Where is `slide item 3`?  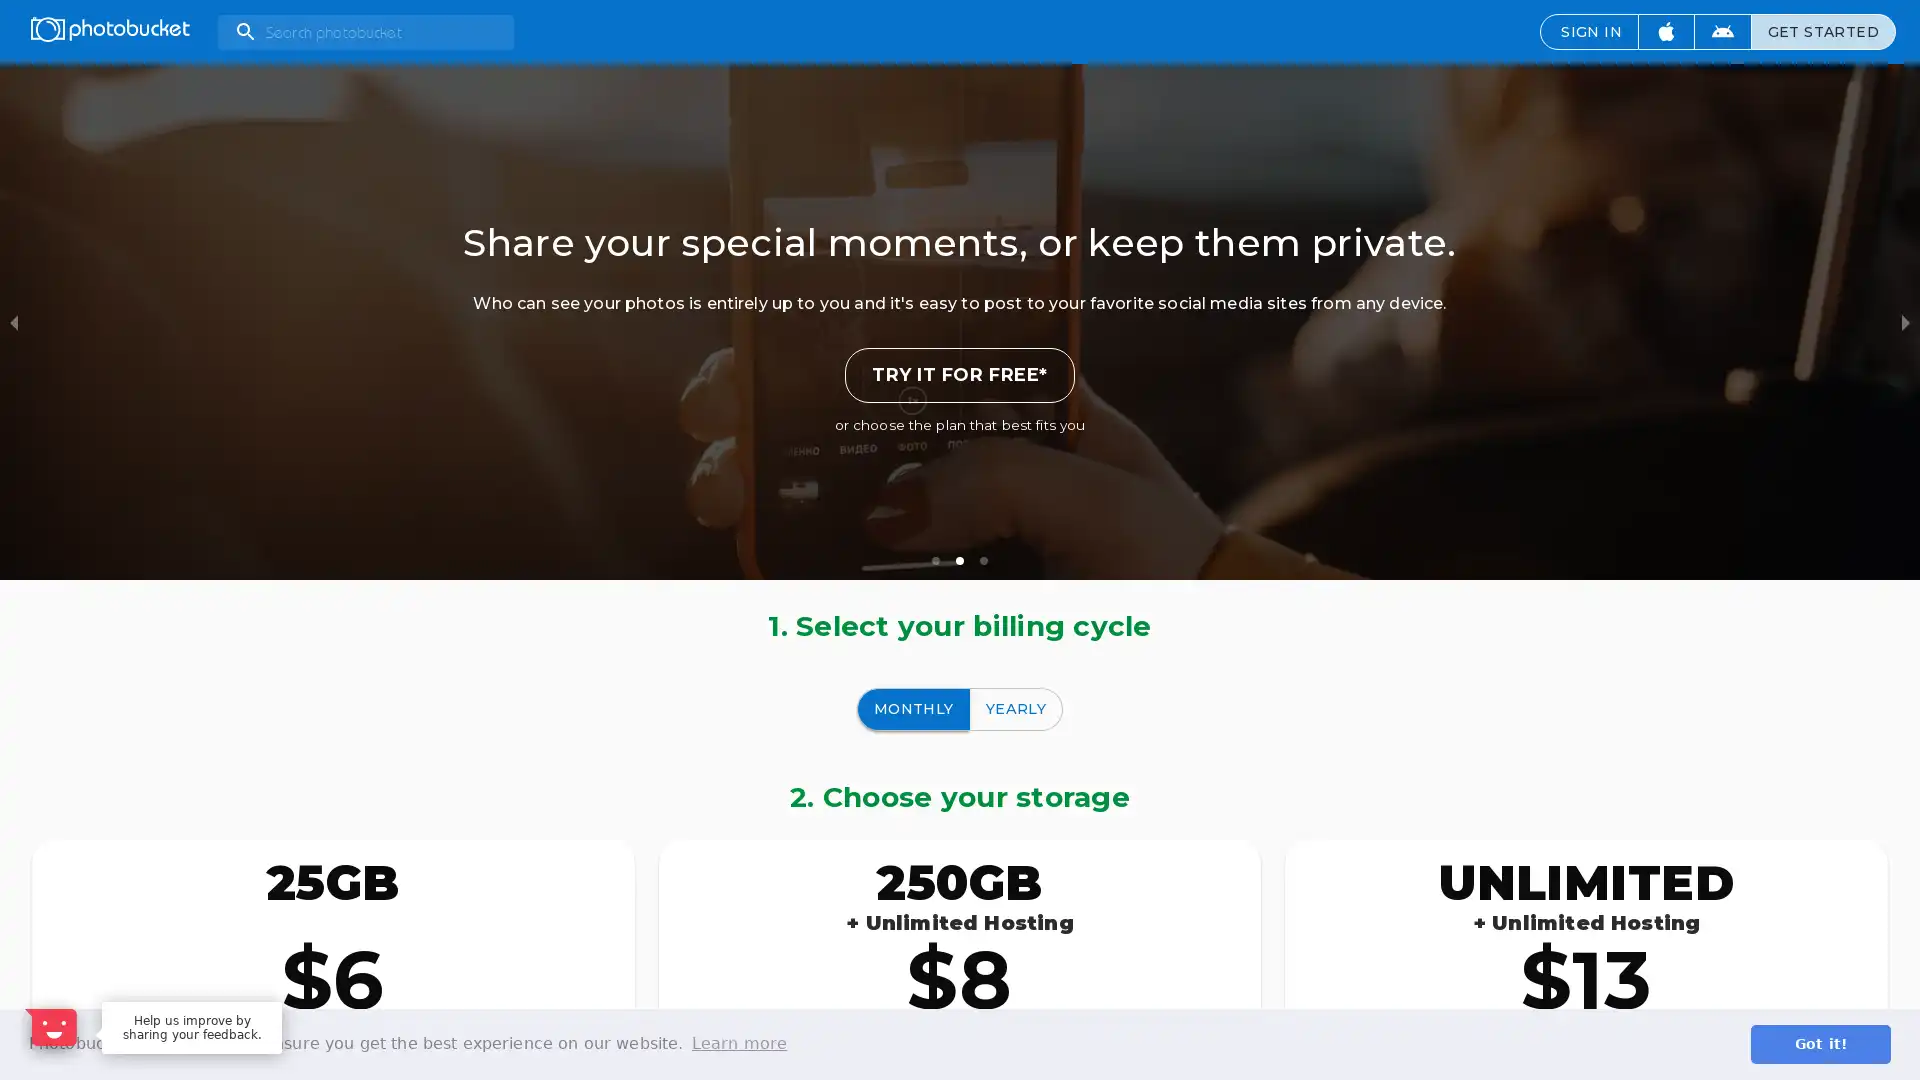 slide item 3 is located at coordinates (983, 559).